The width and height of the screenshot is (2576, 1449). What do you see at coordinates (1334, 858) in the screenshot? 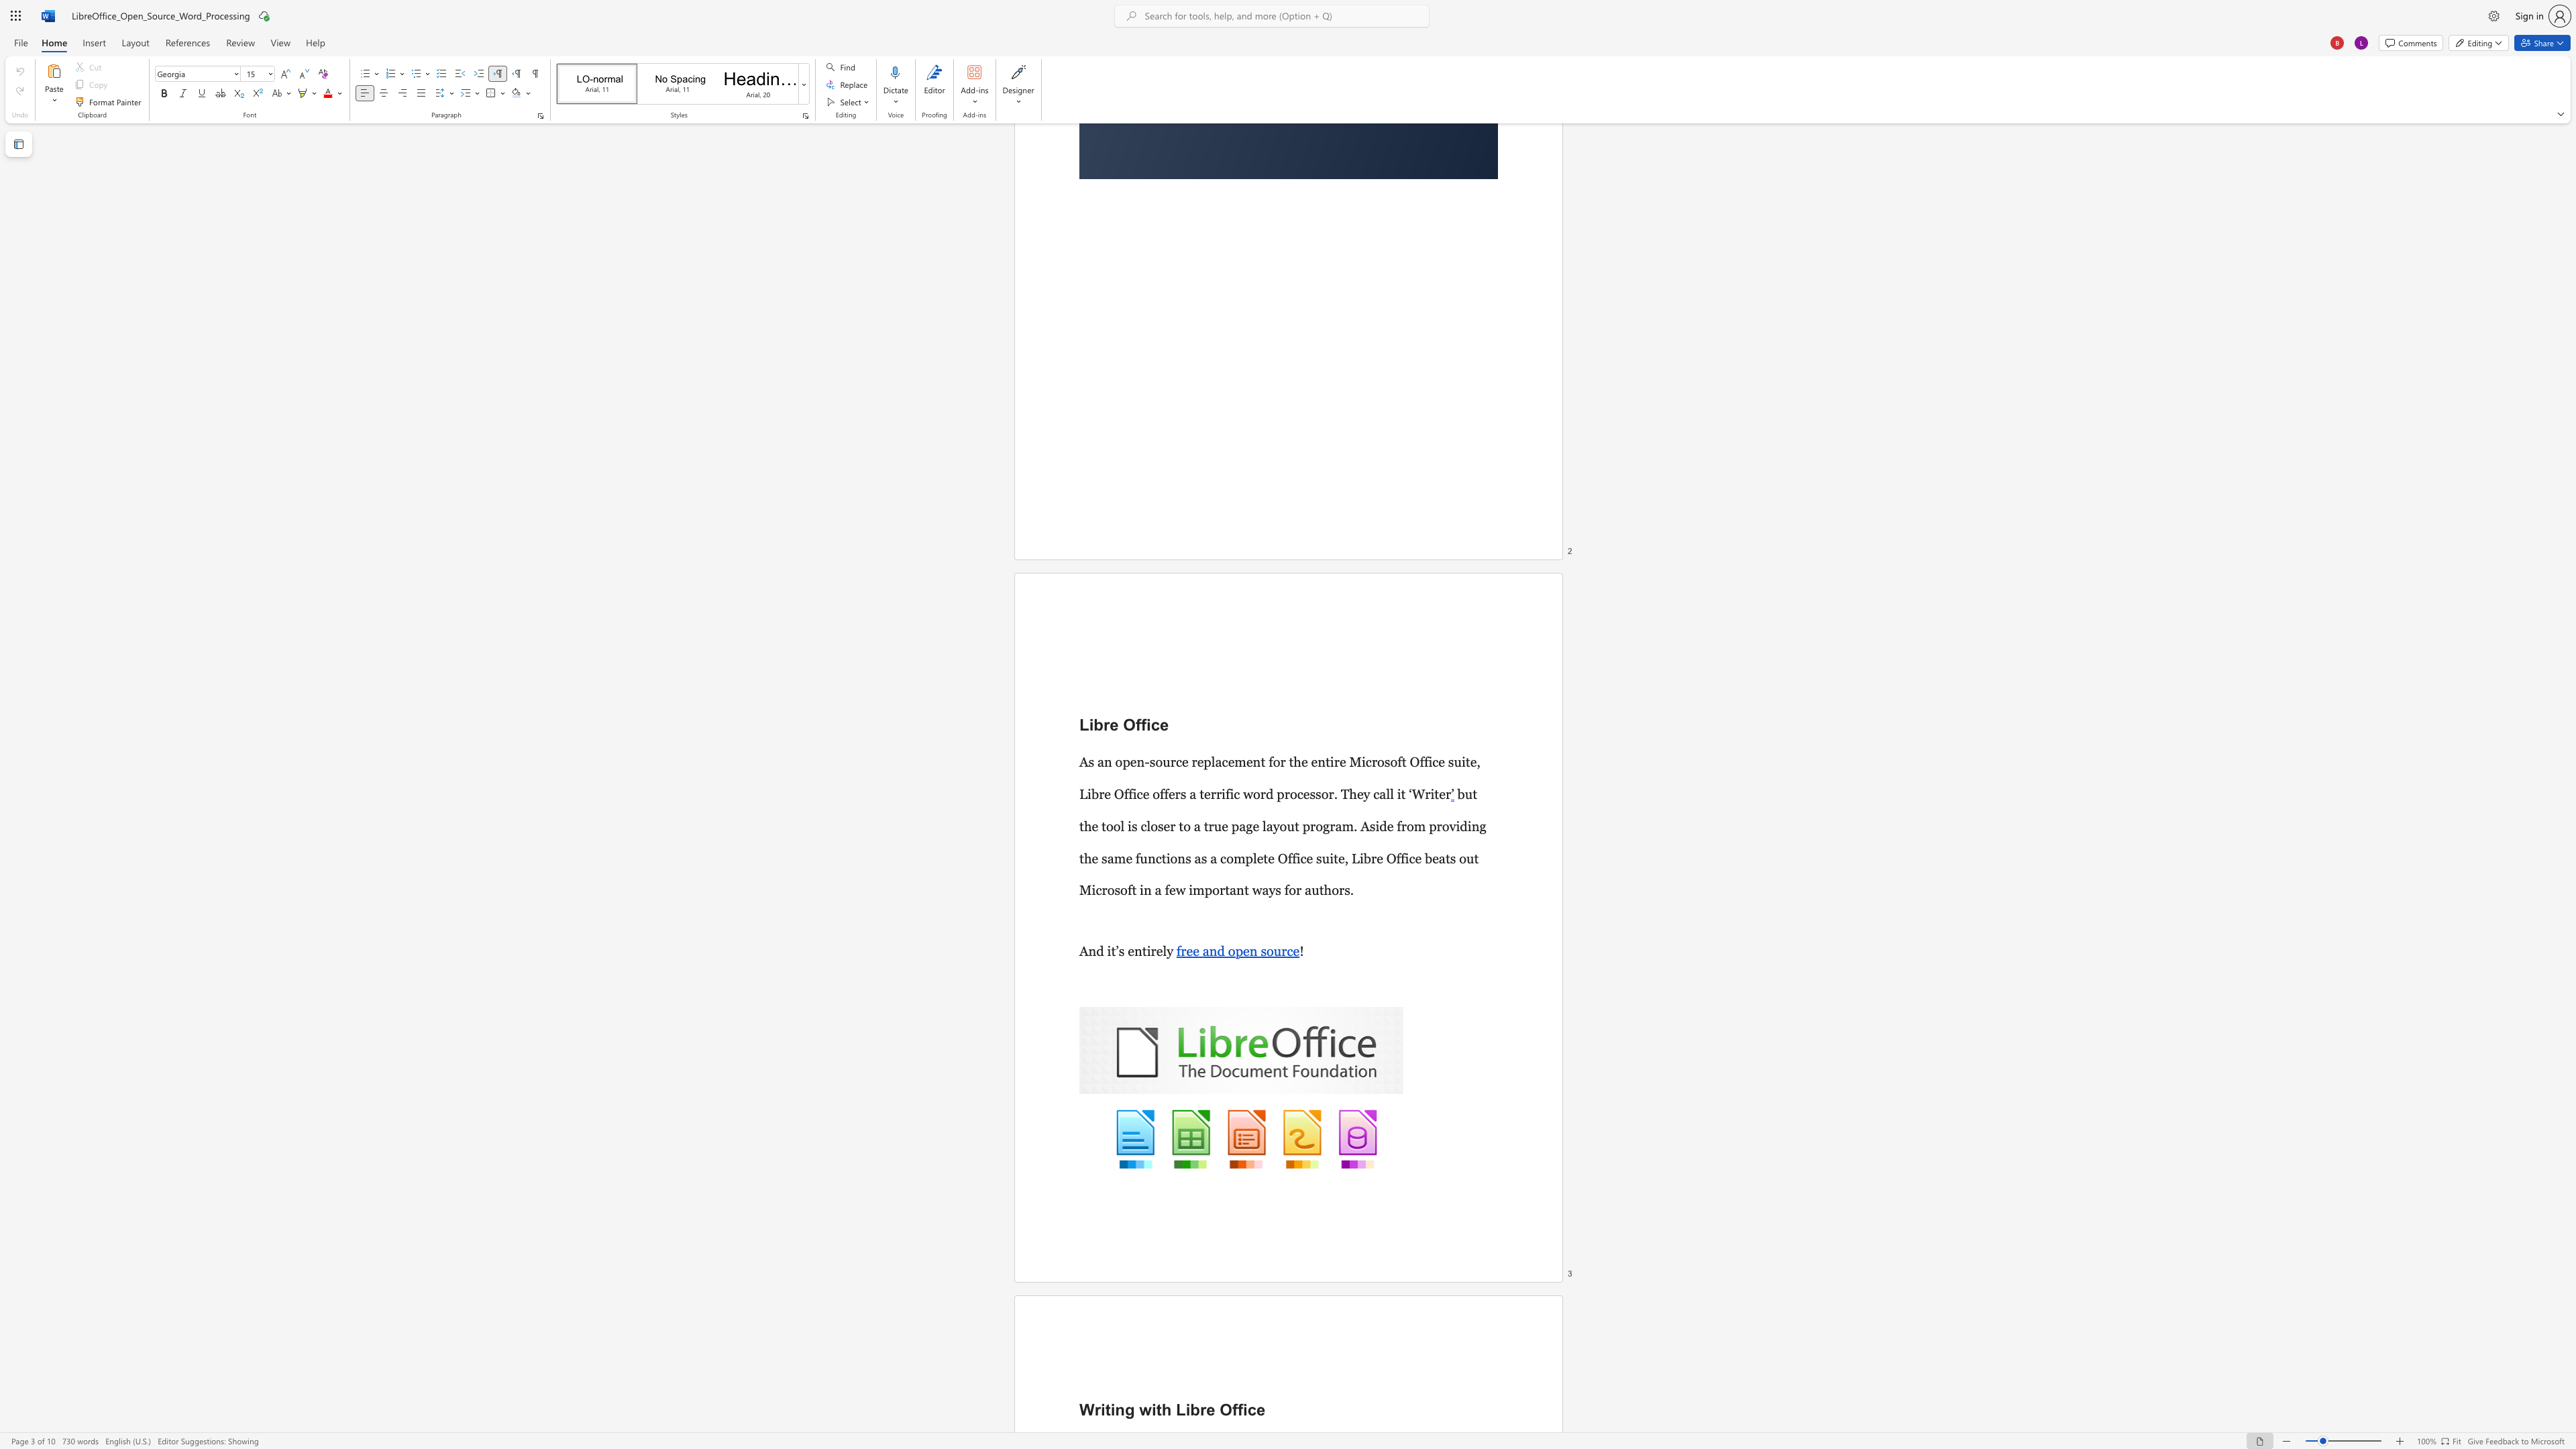
I see `the space between the continuous character "i" and "t" in the text` at bounding box center [1334, 858].